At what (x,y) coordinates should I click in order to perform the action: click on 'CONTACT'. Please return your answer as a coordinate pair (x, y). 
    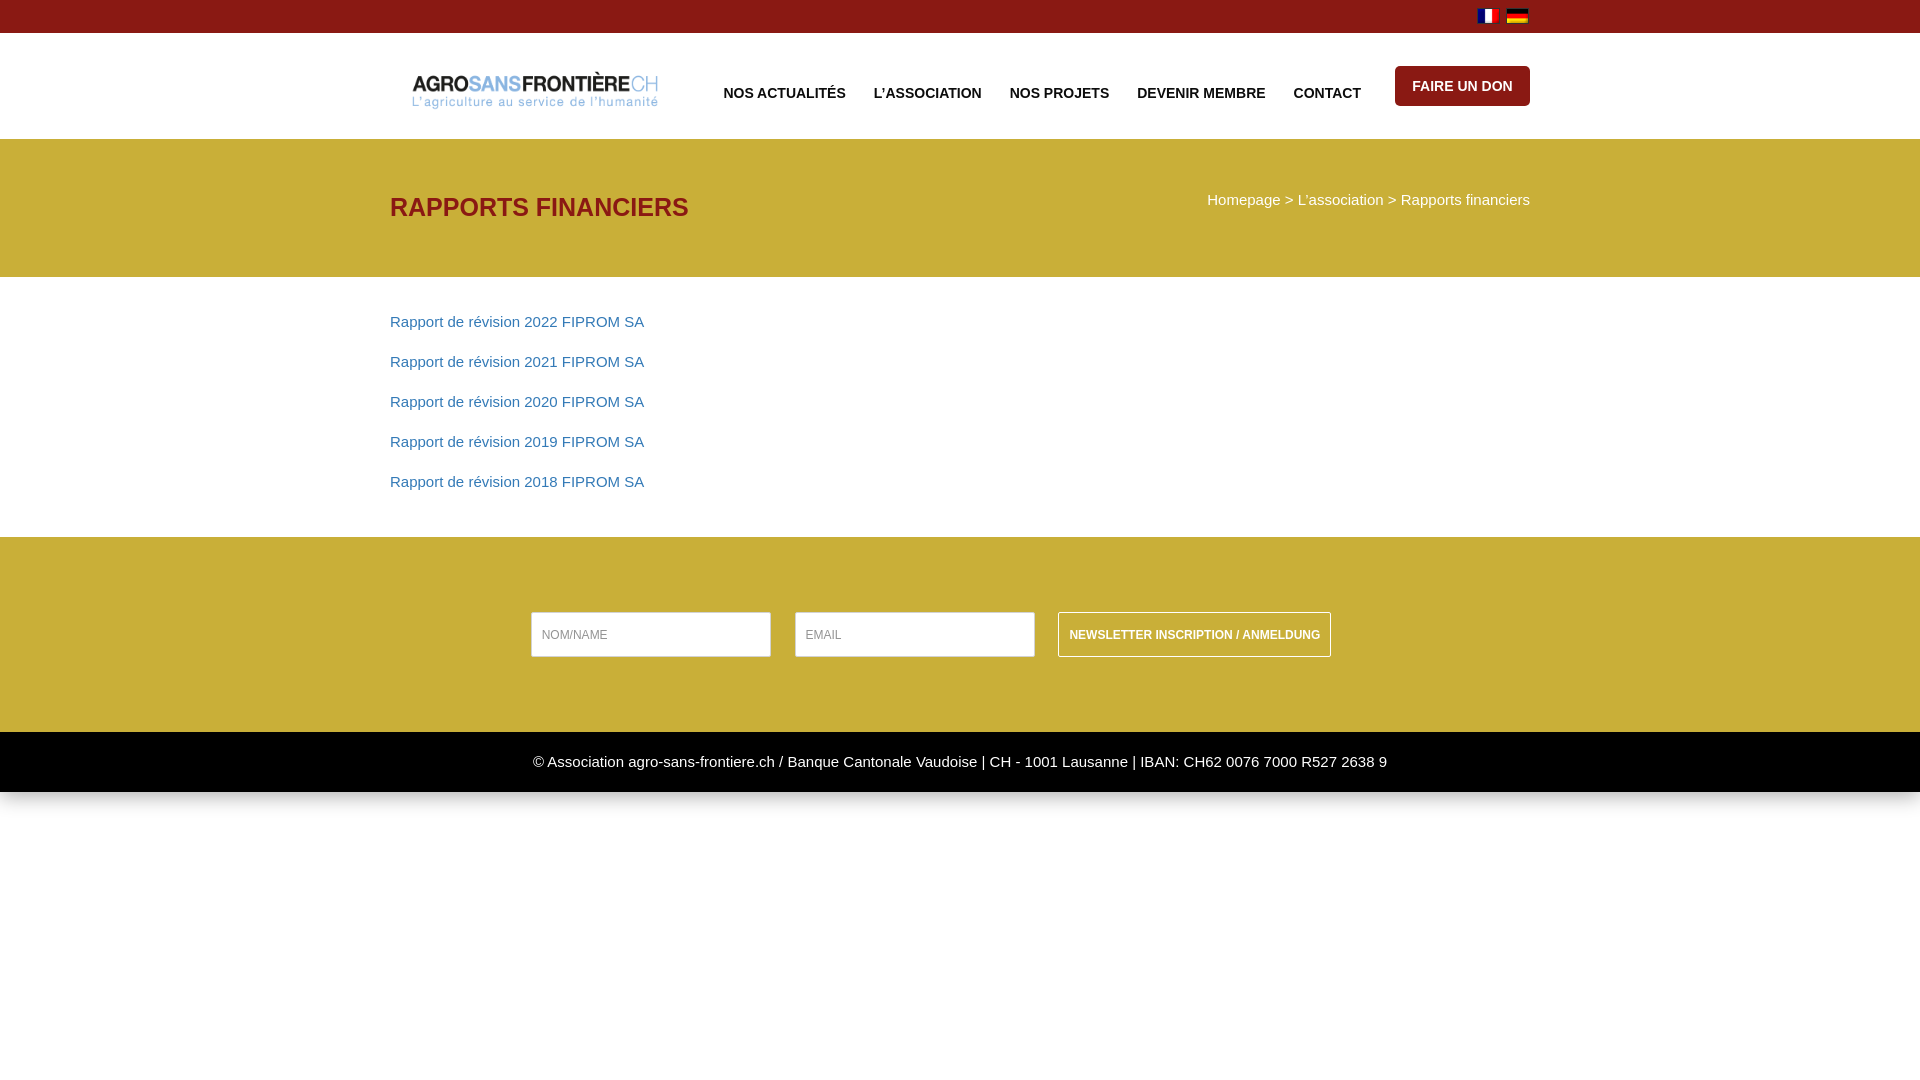
    Looking at the image, I should click on (1327, 91).